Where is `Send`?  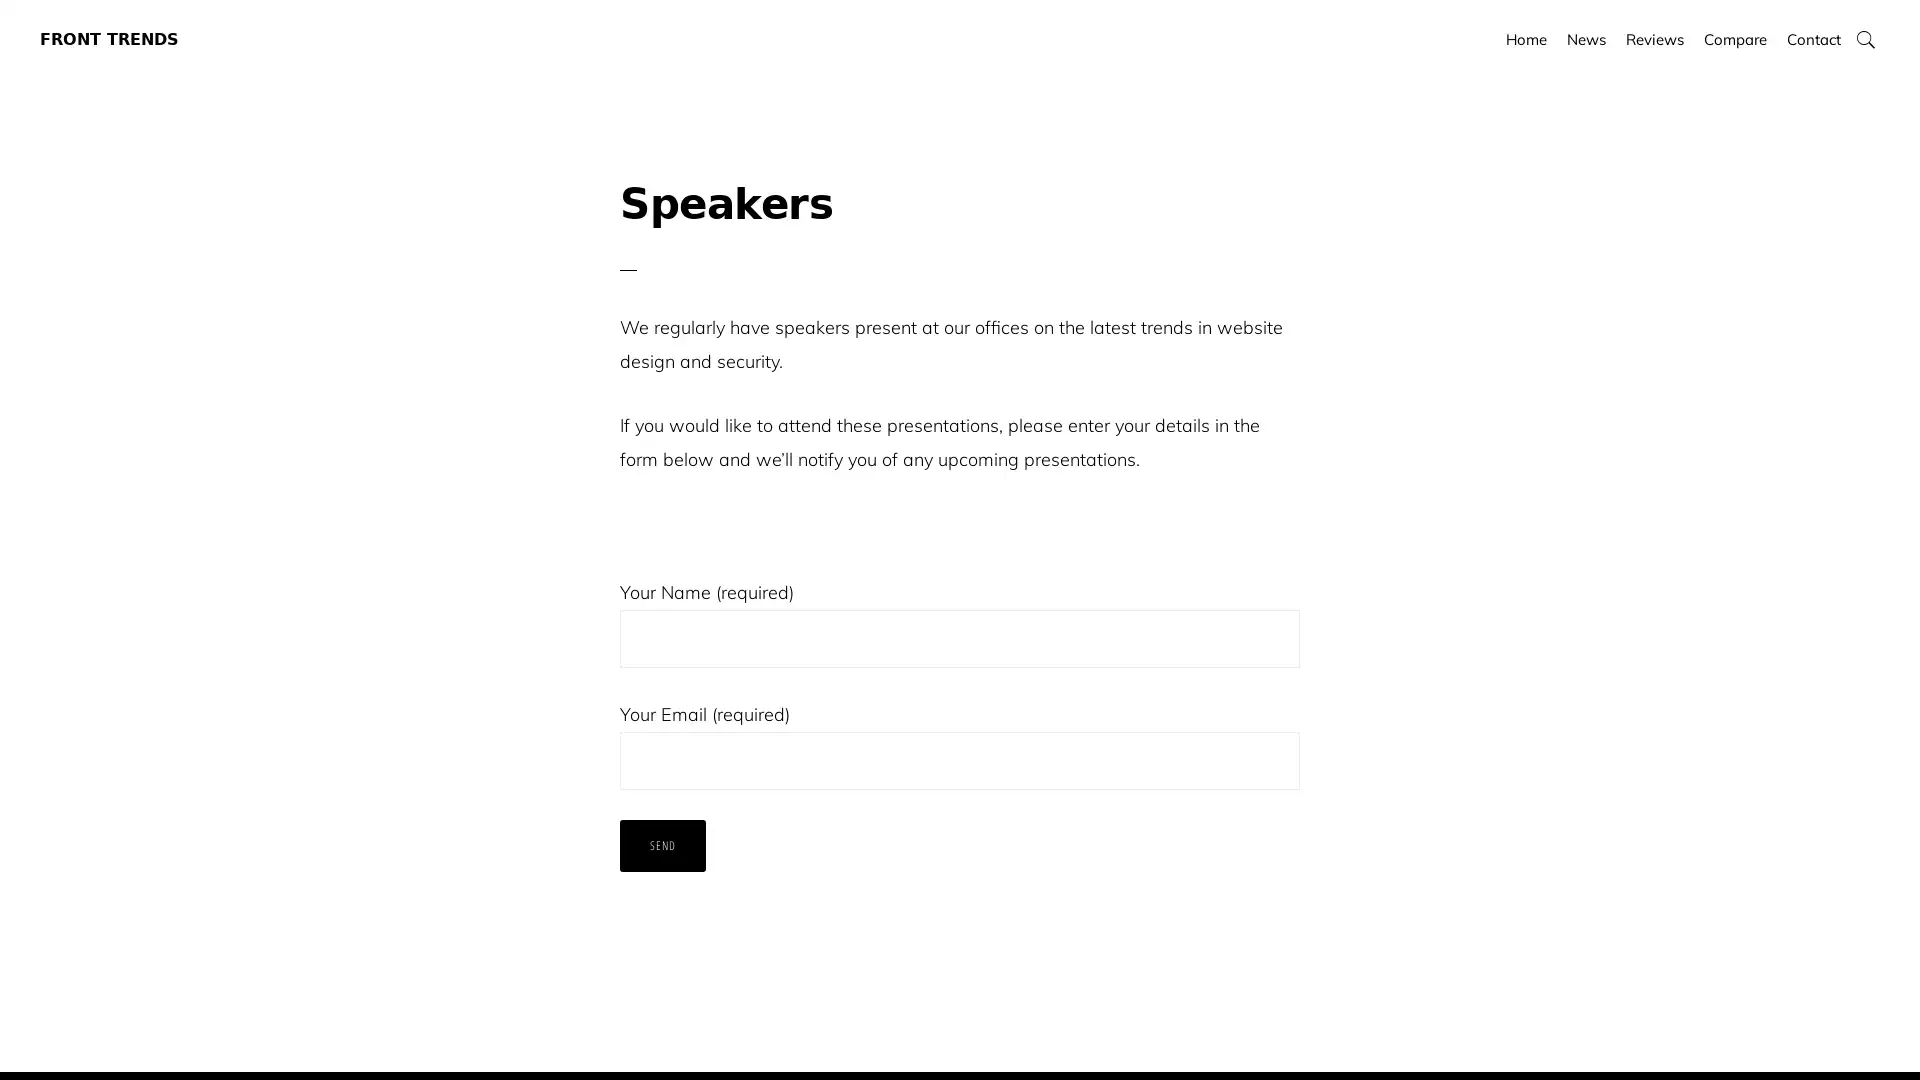
Send is located at coordinates (662, 844).